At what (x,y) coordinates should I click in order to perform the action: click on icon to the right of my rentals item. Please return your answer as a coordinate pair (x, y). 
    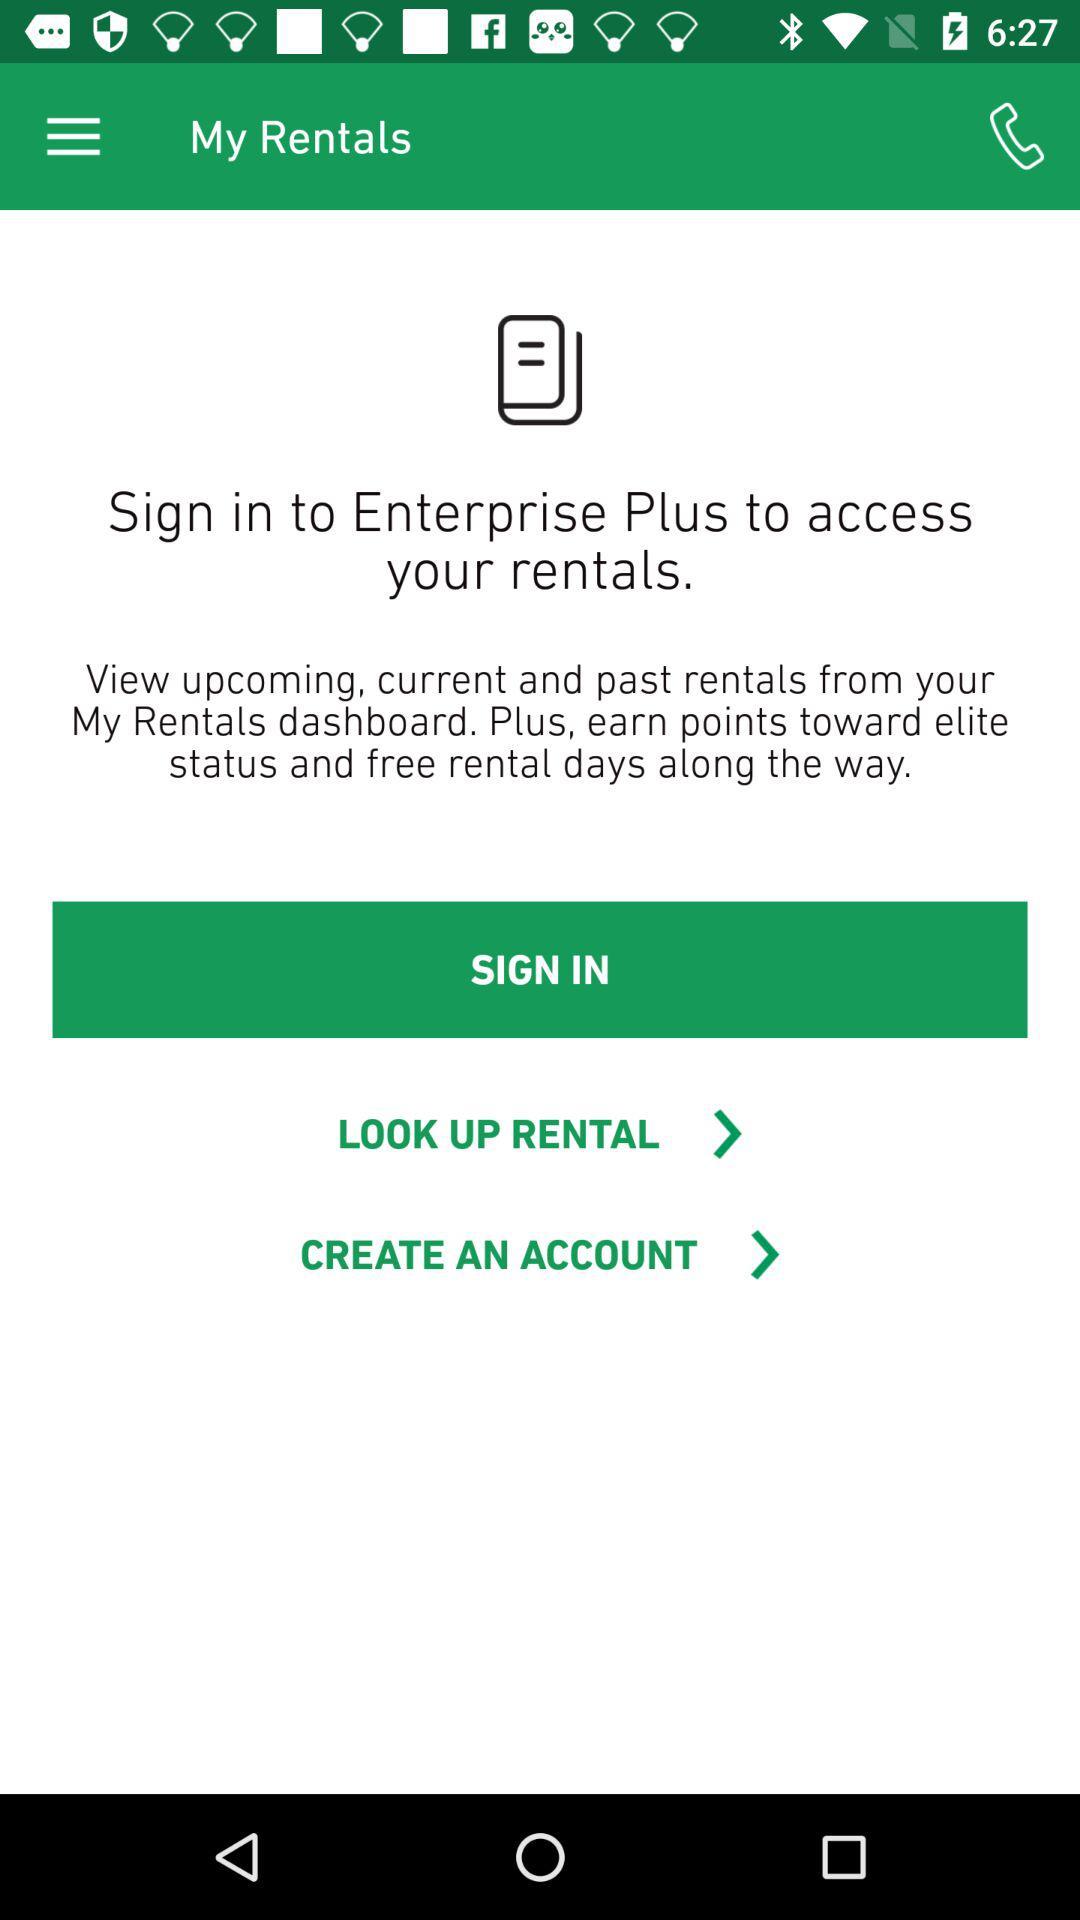
    Looking at the image, I should click on (1017, 135).